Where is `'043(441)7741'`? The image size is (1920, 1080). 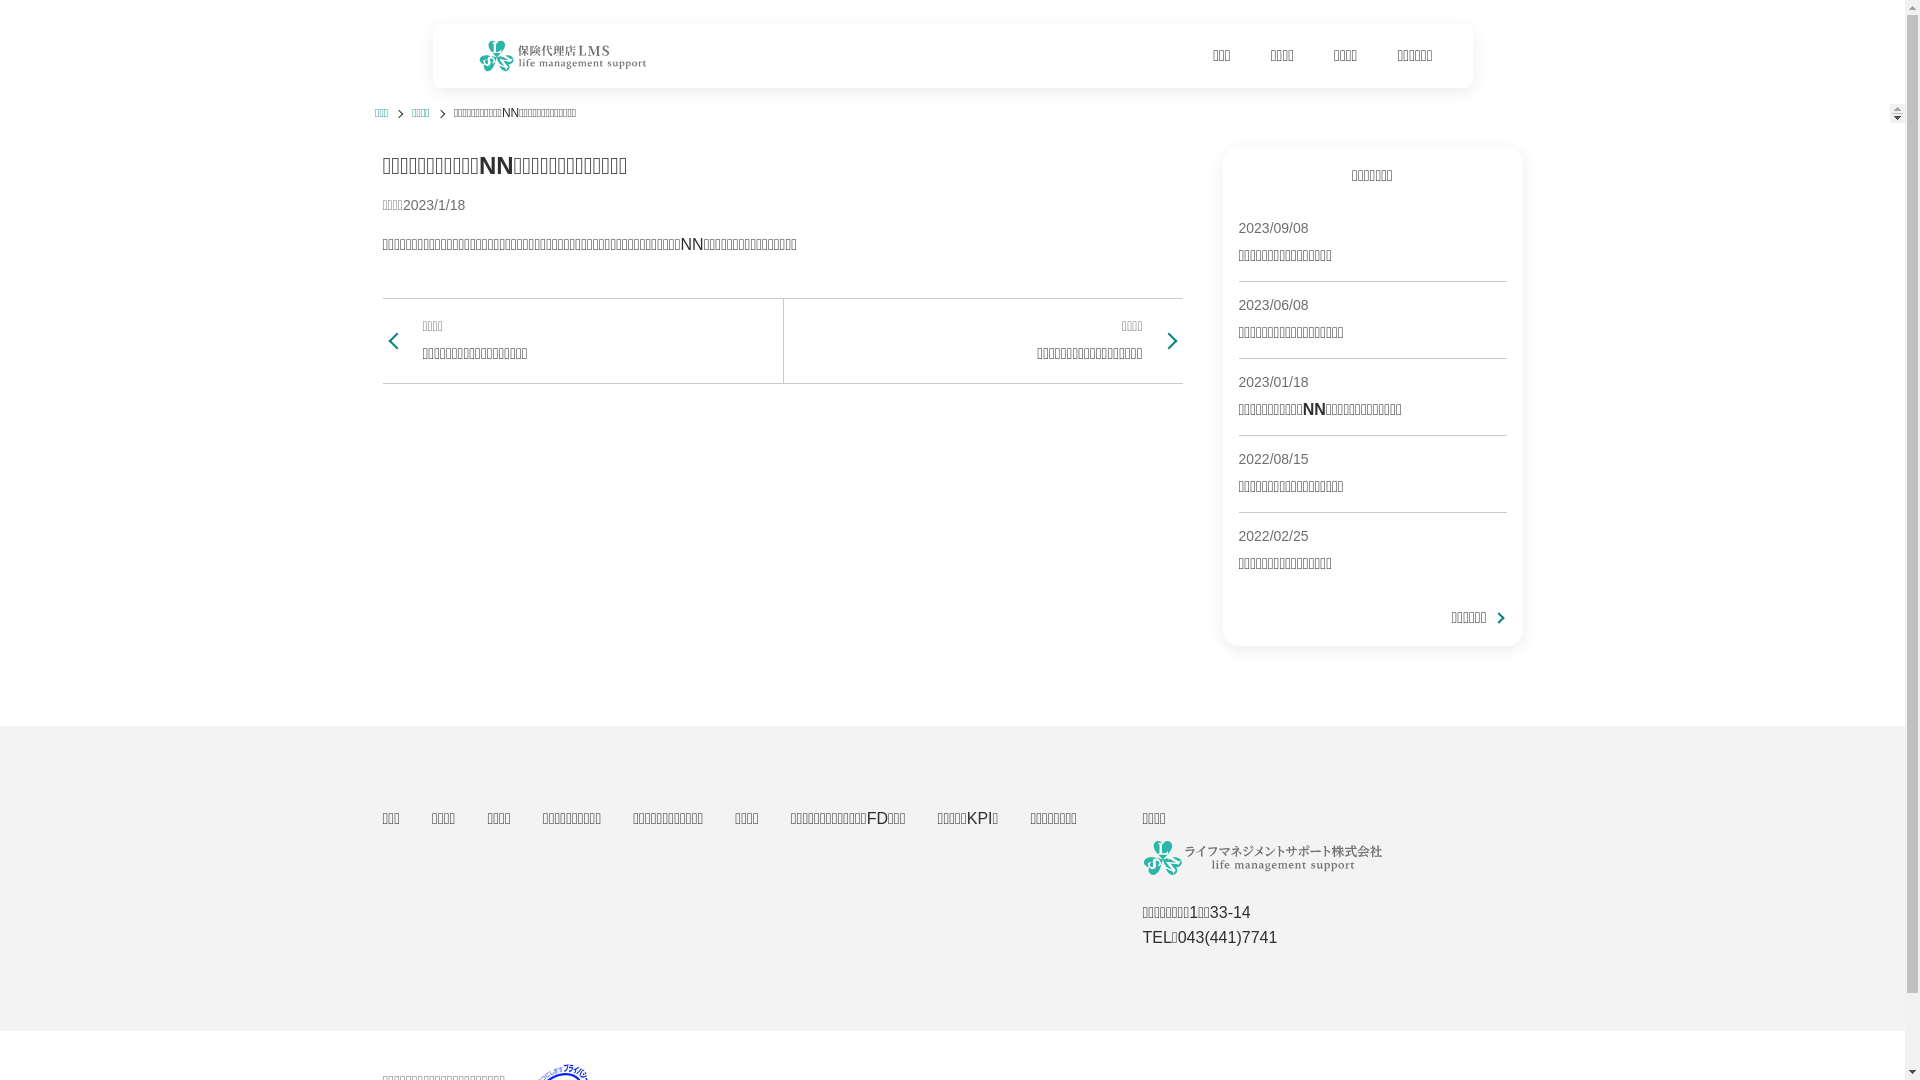 '043(441)7741' is located at coordinates (1227, 937).